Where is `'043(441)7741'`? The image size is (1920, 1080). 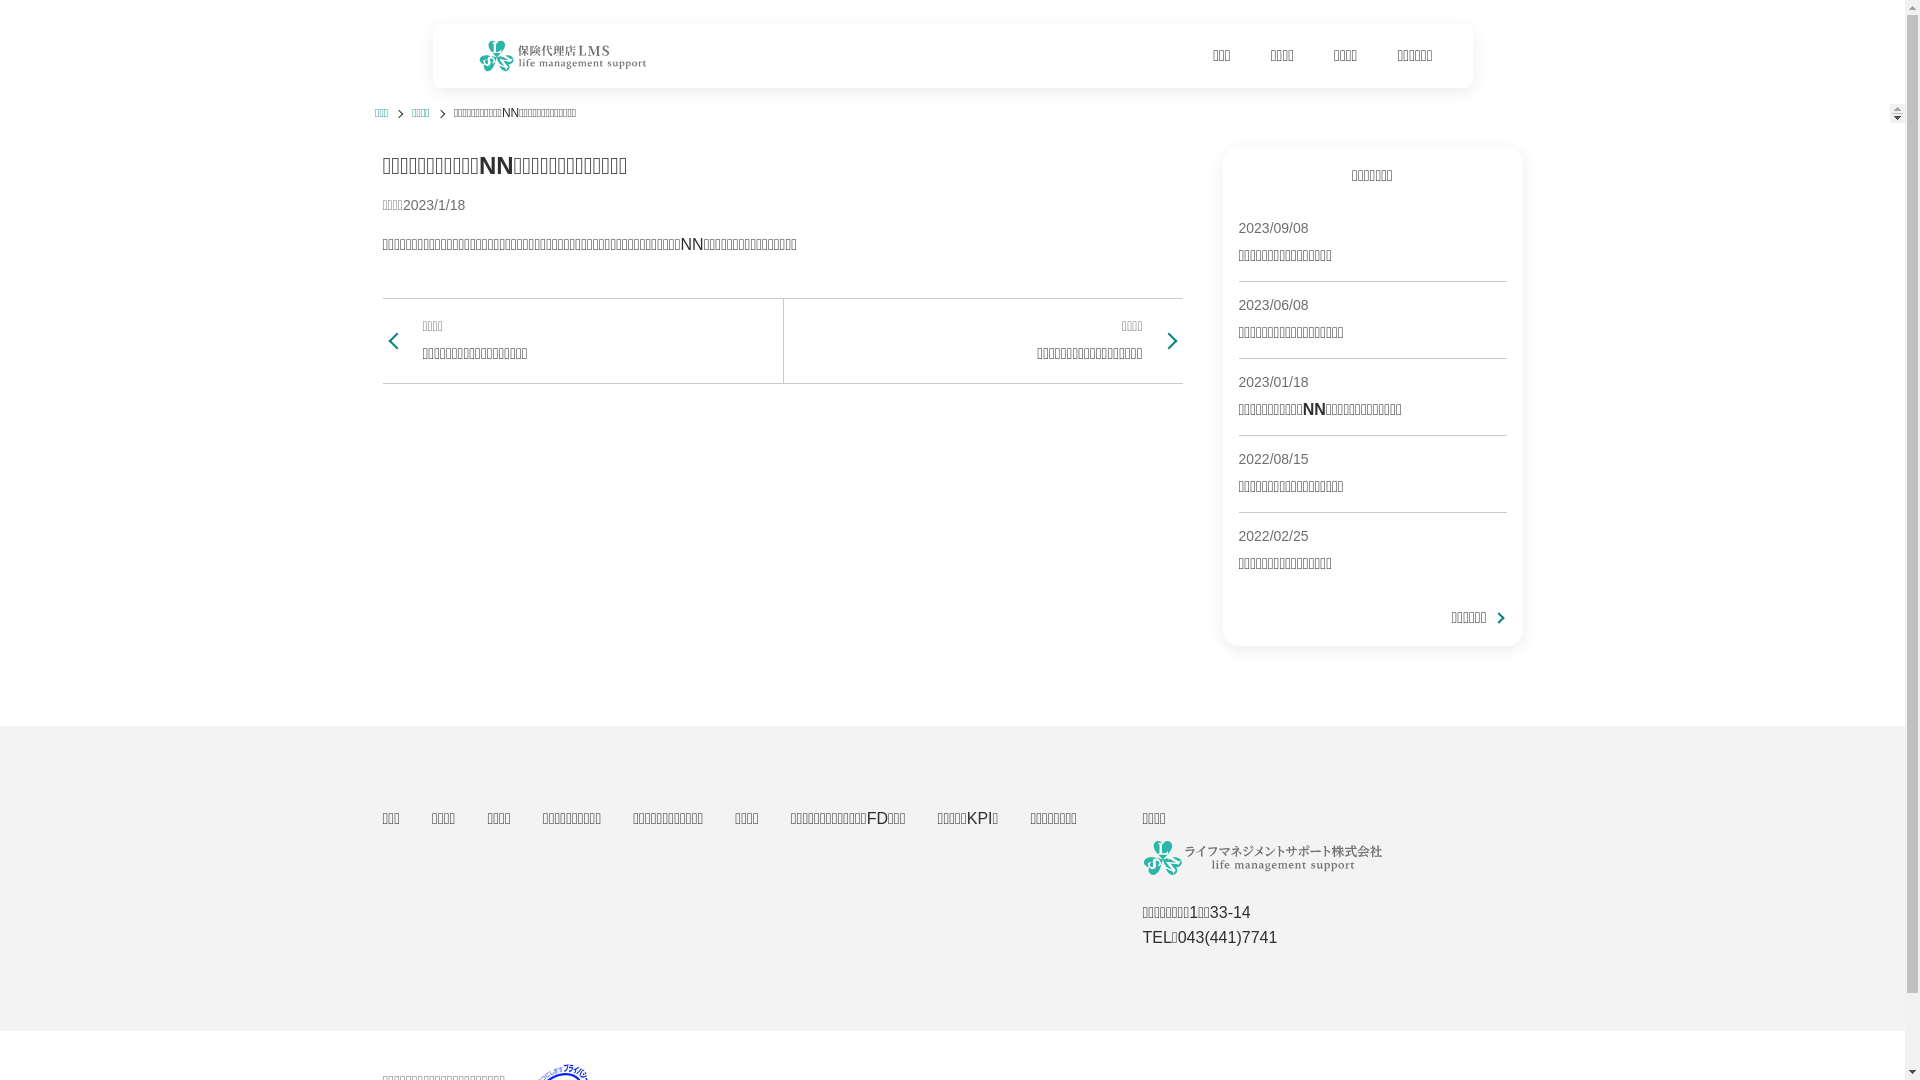 '043(441)7741' is located at coordinates (1227, 937).